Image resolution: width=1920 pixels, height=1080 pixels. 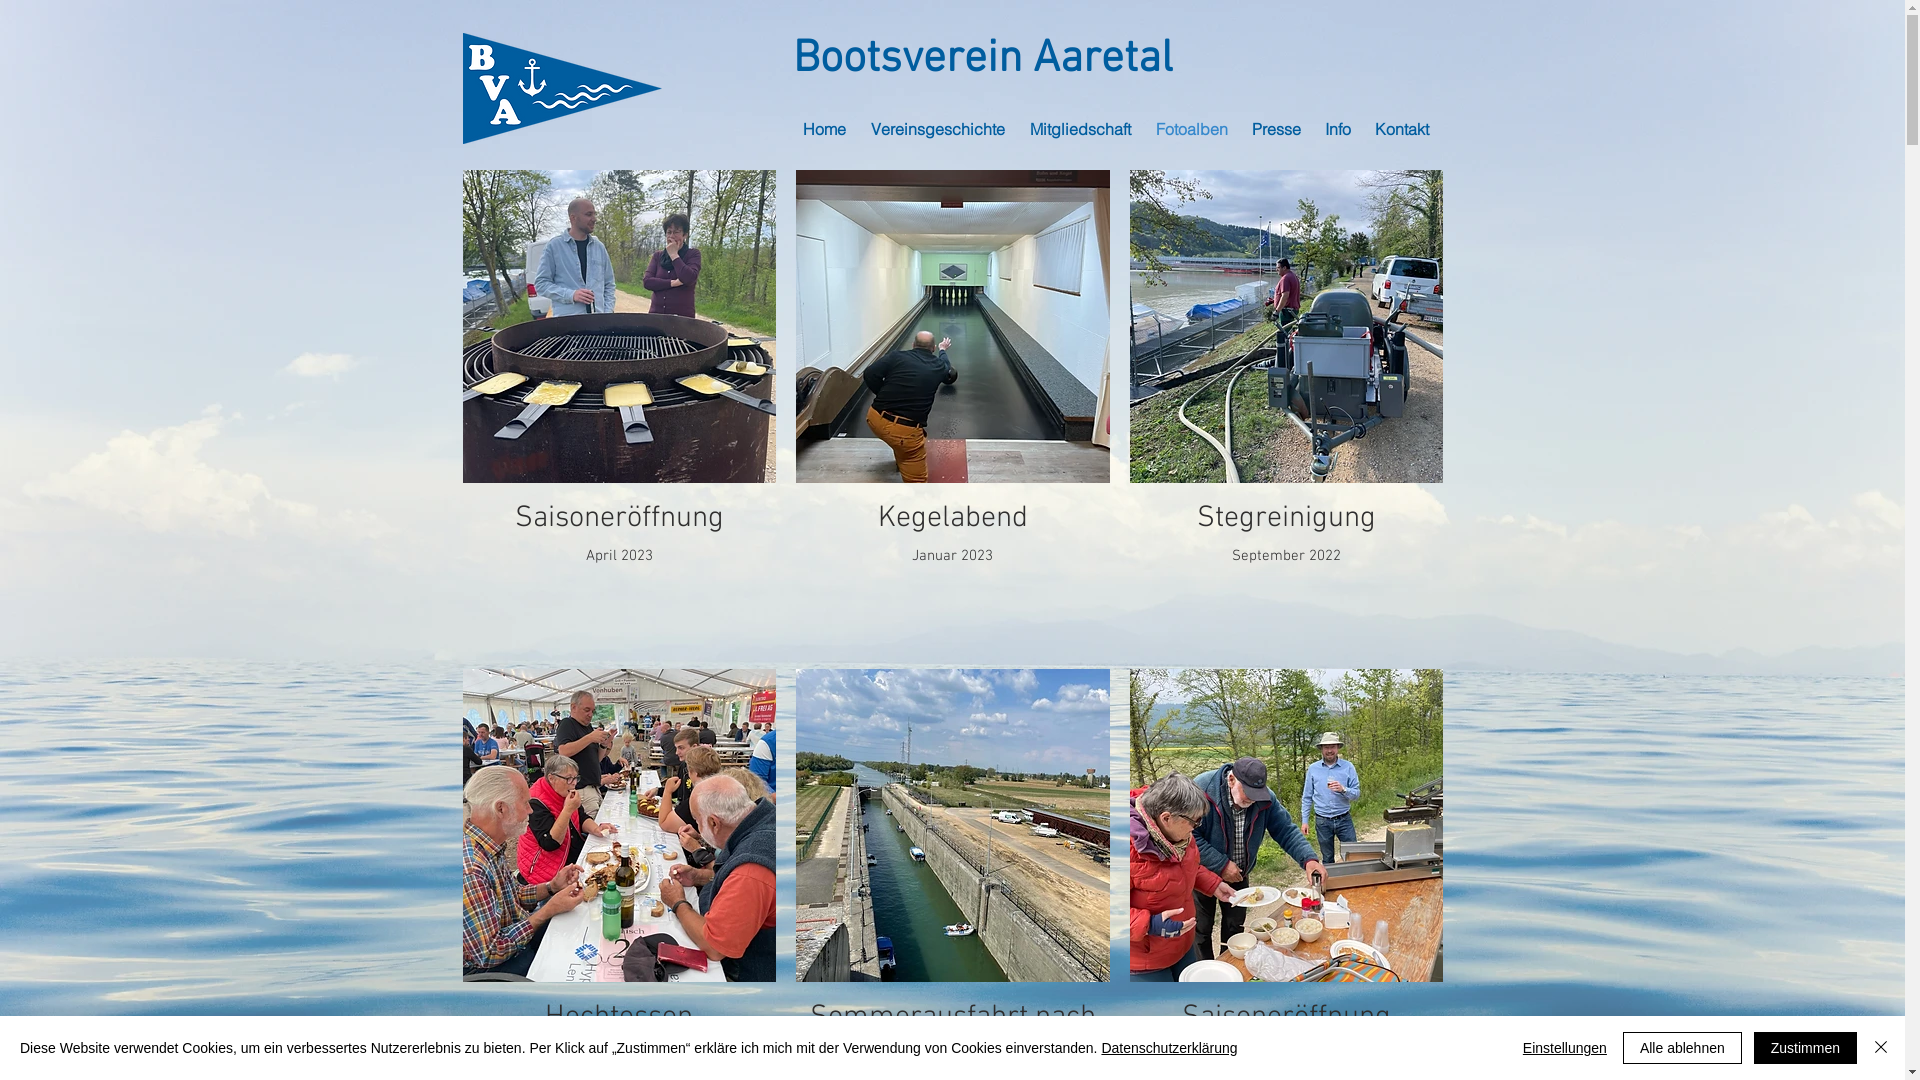 I want to click on 'Kontakt', so click(x=1401, y=128).